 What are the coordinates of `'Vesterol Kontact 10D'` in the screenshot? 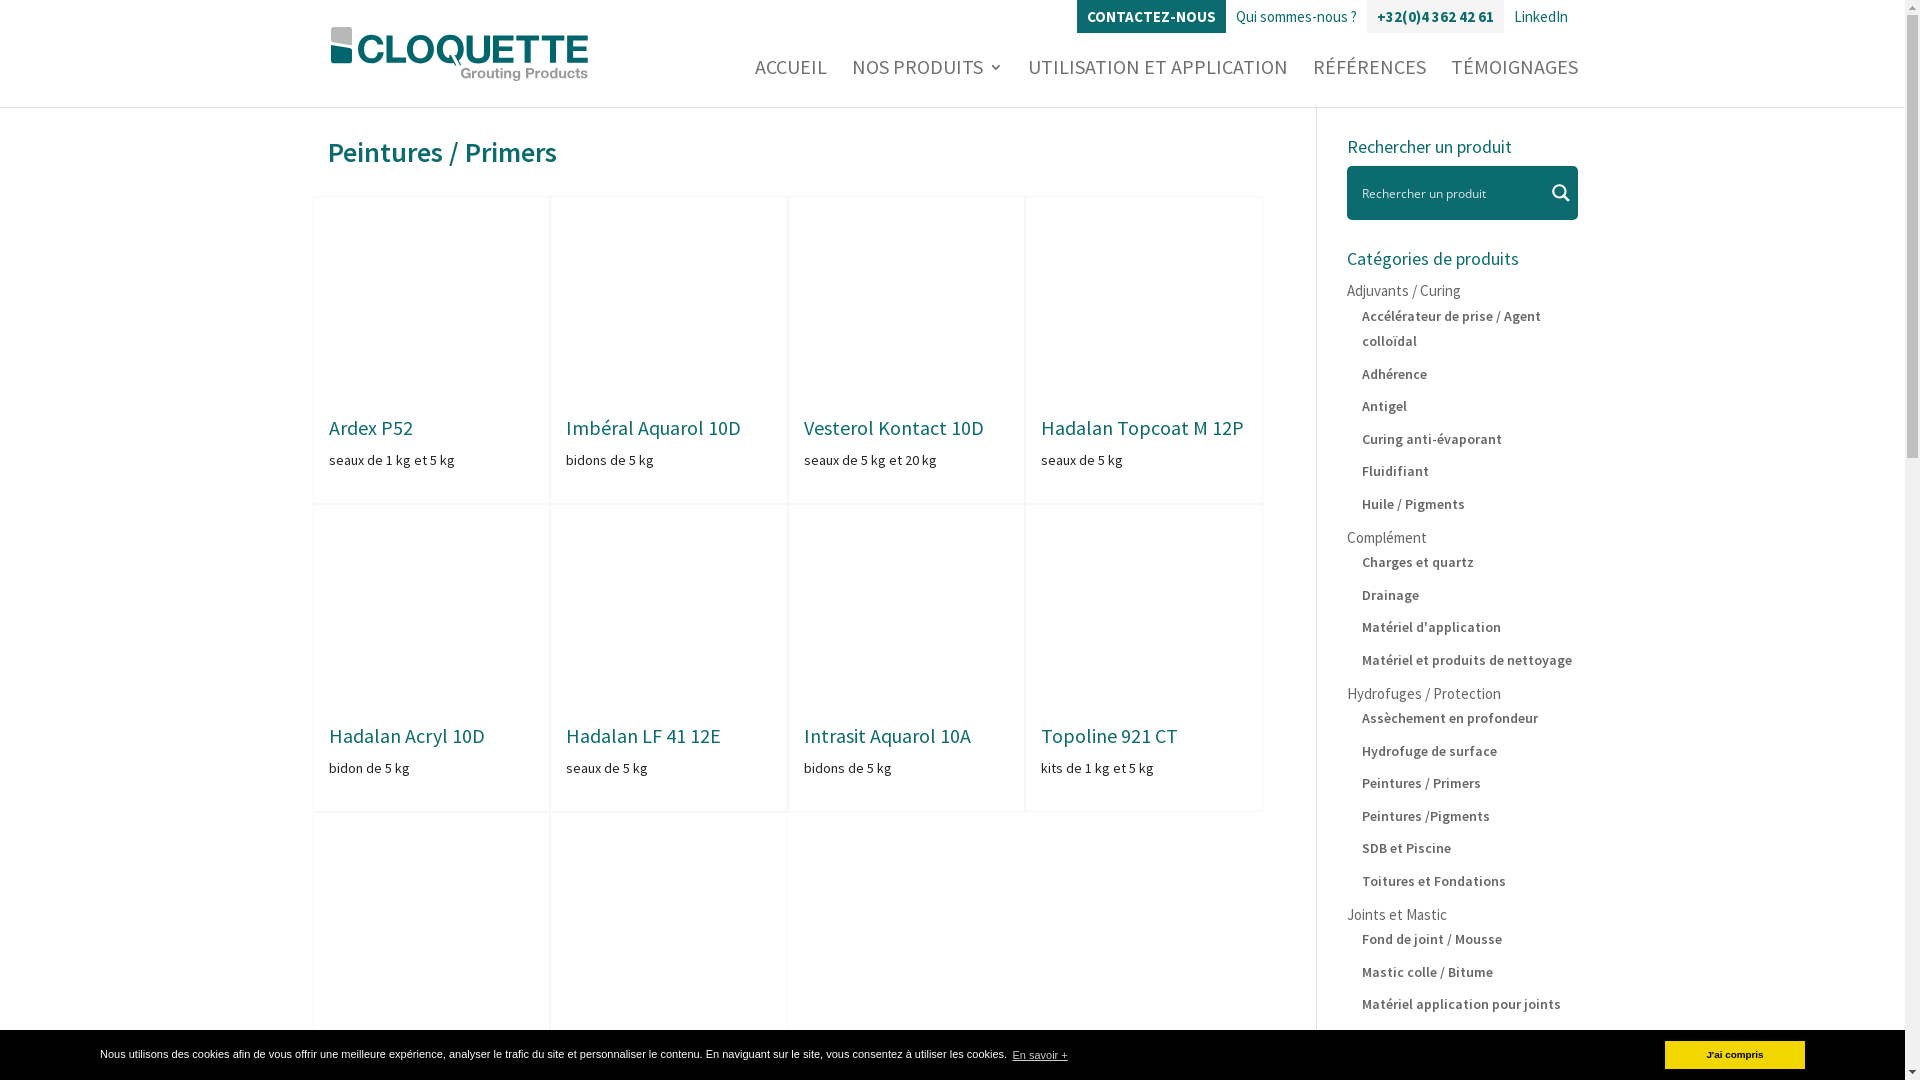 It's located at (892, 426).